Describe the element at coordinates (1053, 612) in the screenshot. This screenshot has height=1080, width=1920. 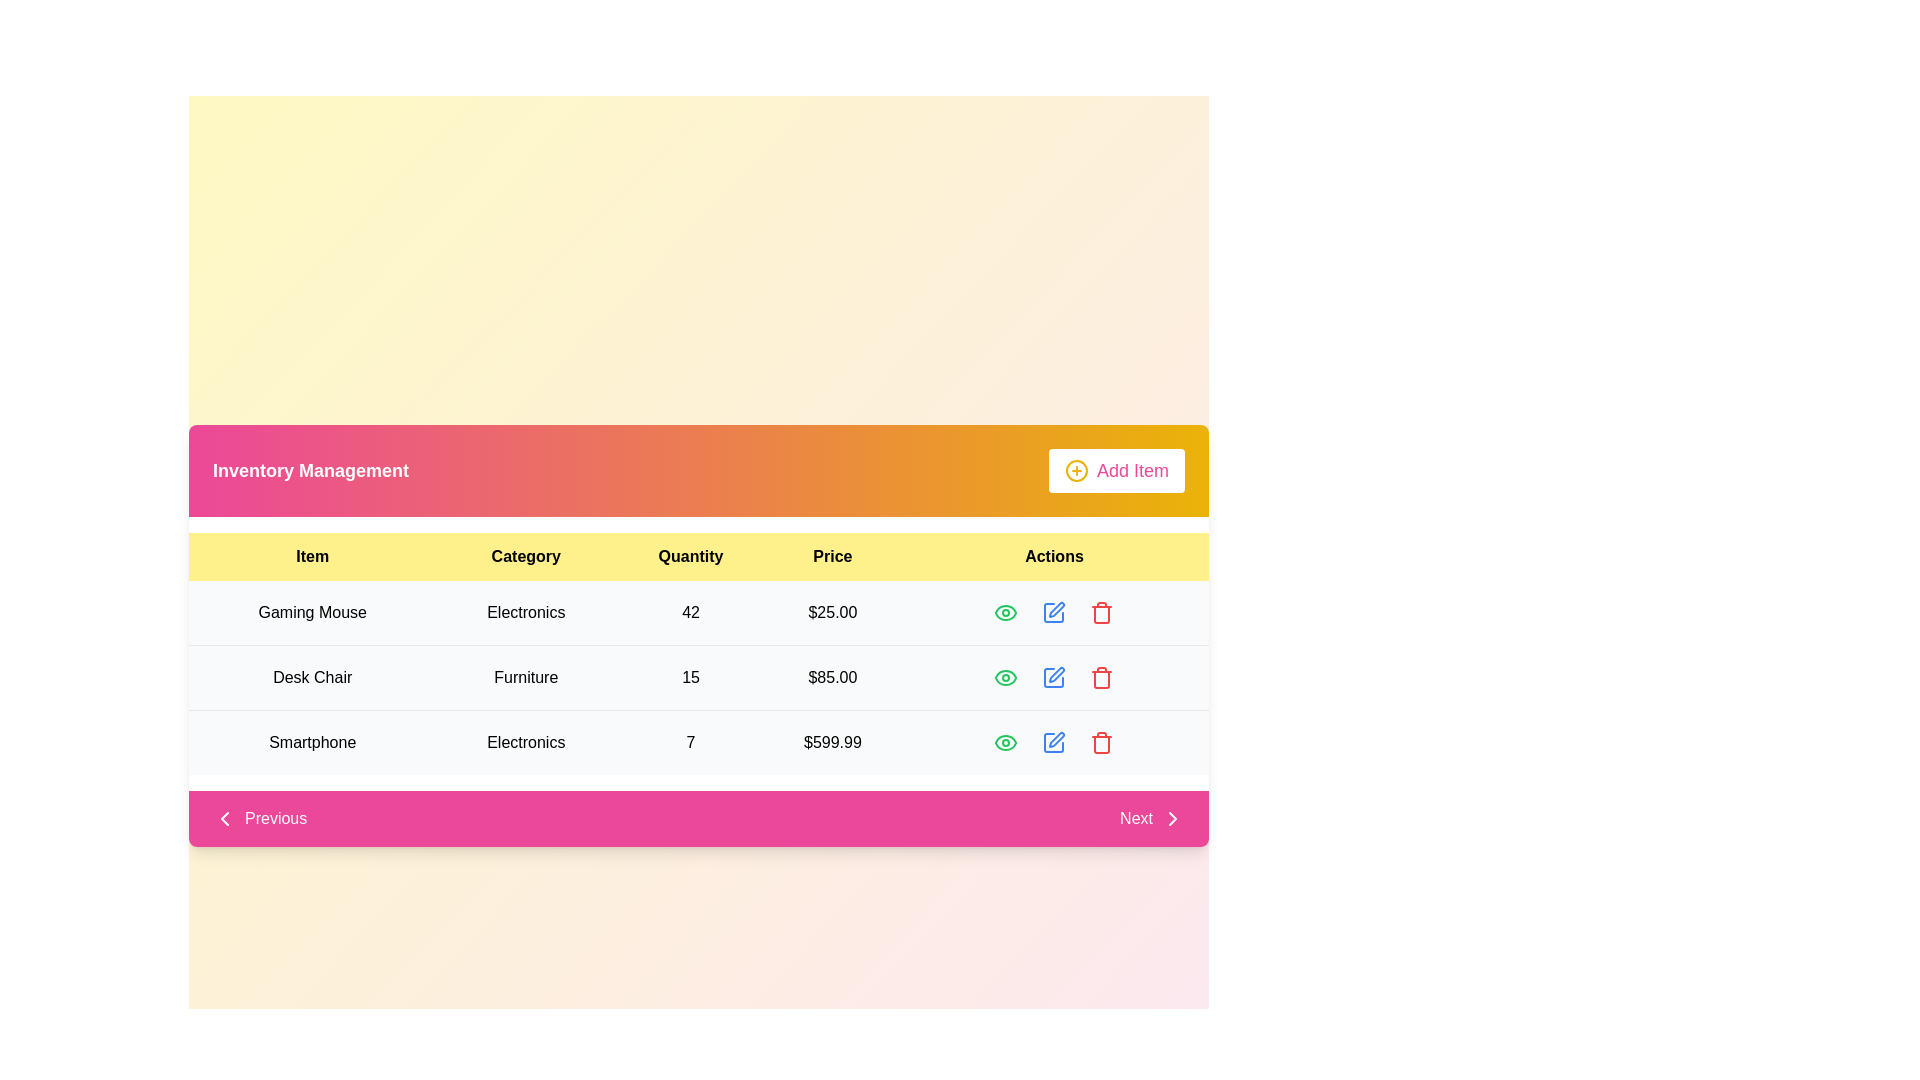
I see `the edit icon button located in the 'Actions' column of the first row in the data table` at that location.